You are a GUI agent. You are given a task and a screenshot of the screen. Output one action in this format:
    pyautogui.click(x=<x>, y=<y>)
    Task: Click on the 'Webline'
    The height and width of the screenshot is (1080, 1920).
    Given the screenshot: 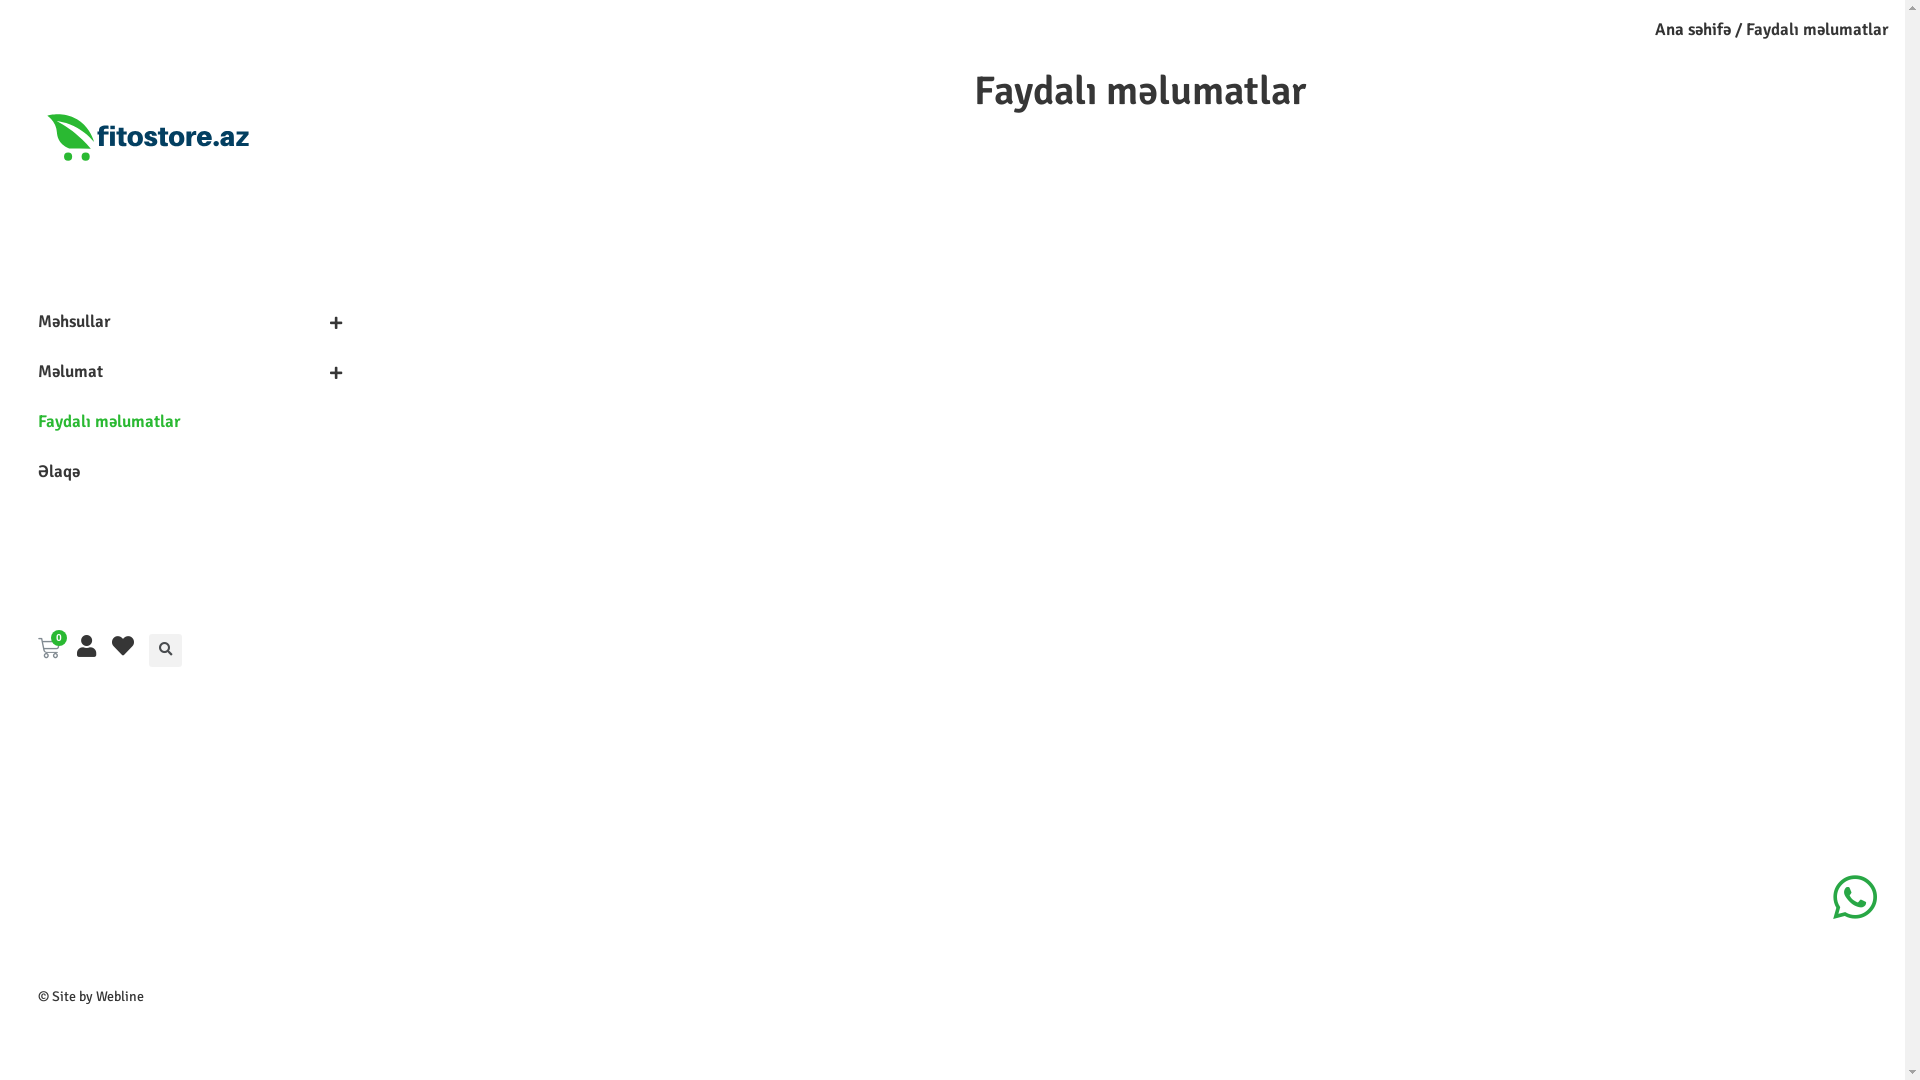 What is the action you would take?
    pyautogui.click(x=119, y=996)
    